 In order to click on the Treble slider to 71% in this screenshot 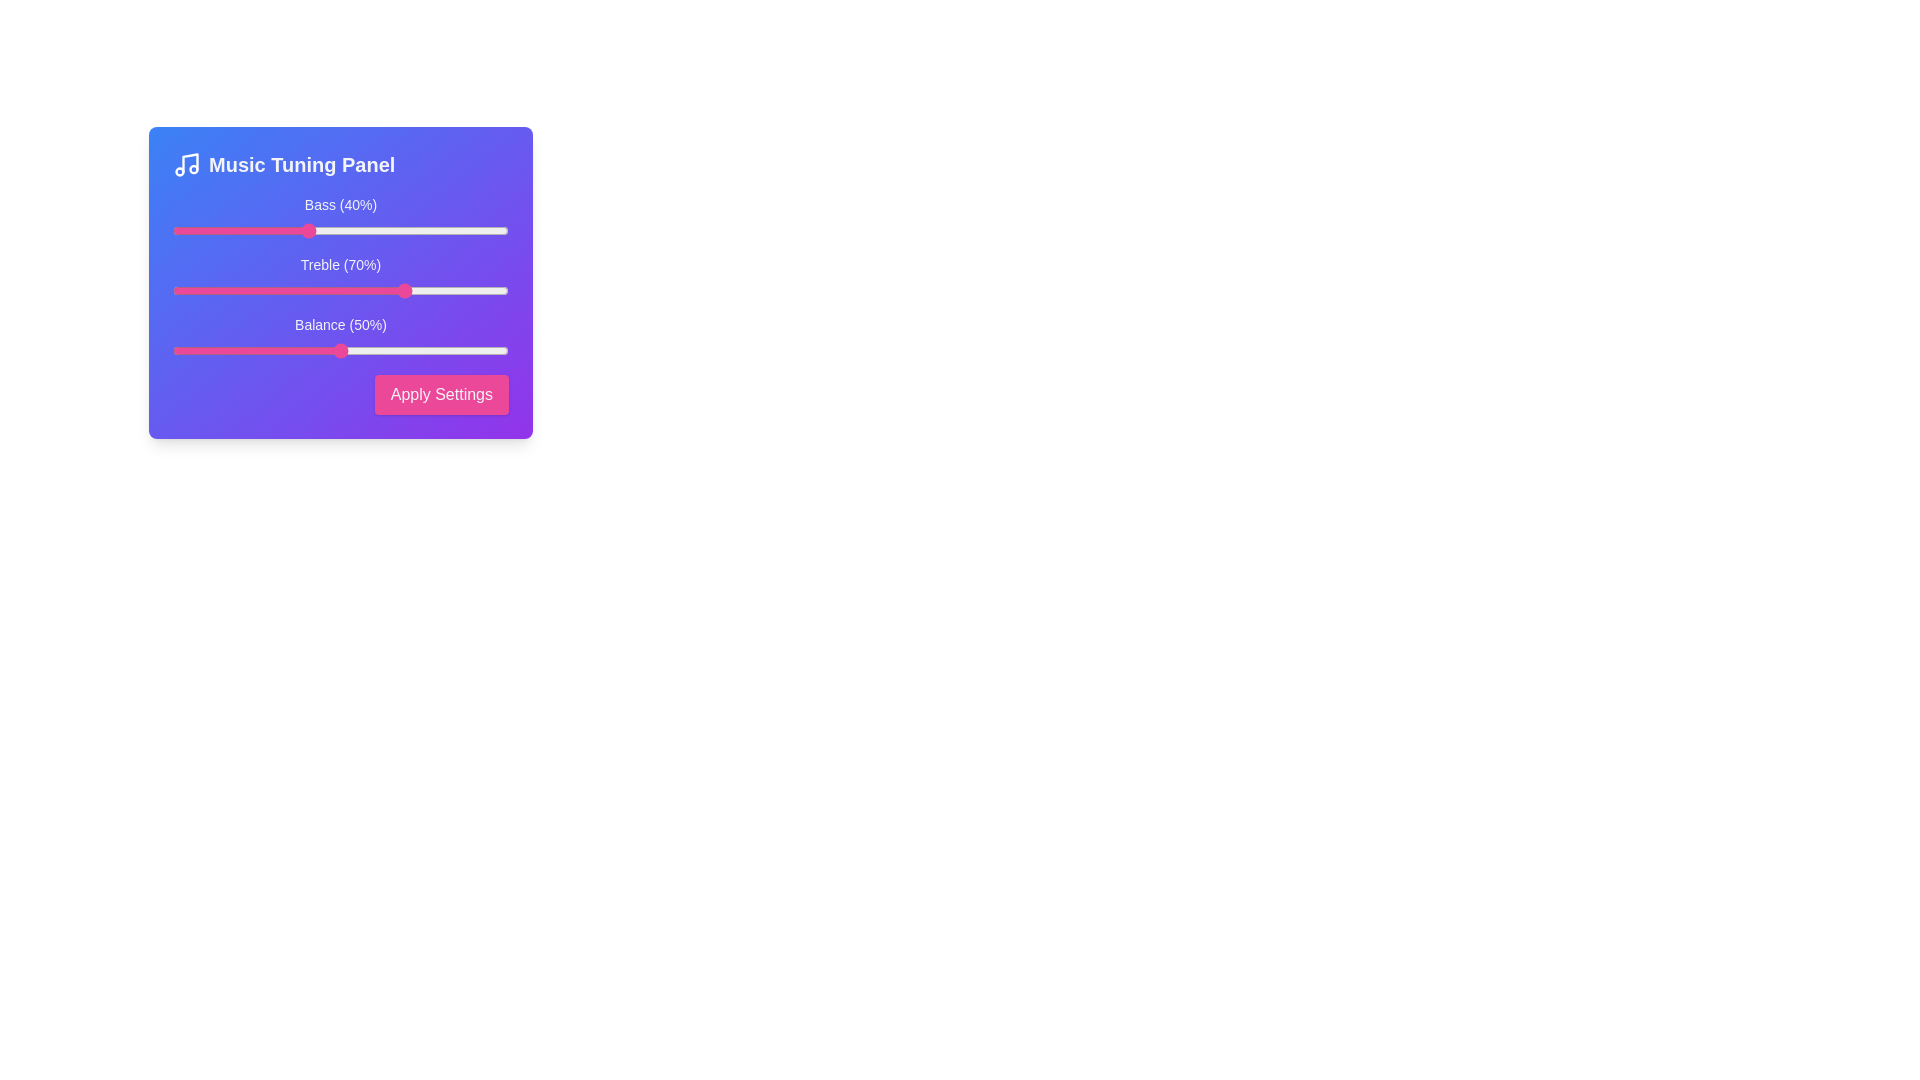, I will do `click(410, 290)`.